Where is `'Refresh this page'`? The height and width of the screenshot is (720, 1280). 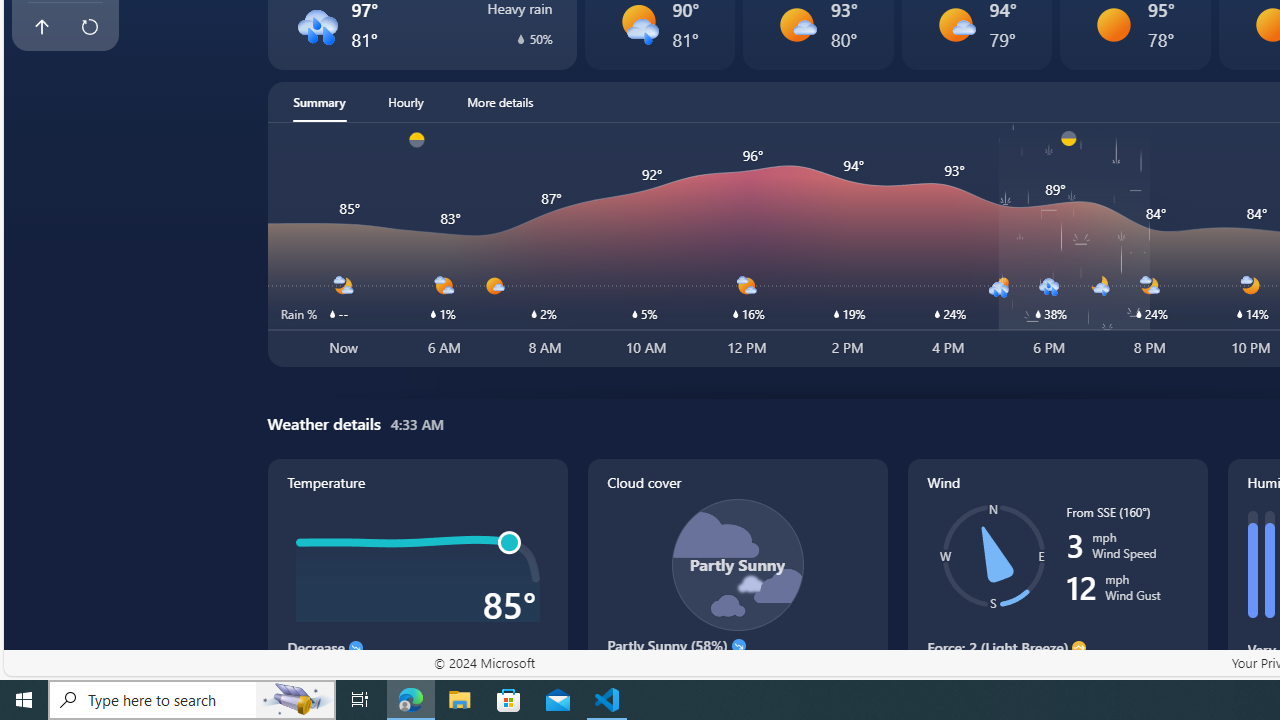 'Refresh this page' is located at coordinates (88, 27).